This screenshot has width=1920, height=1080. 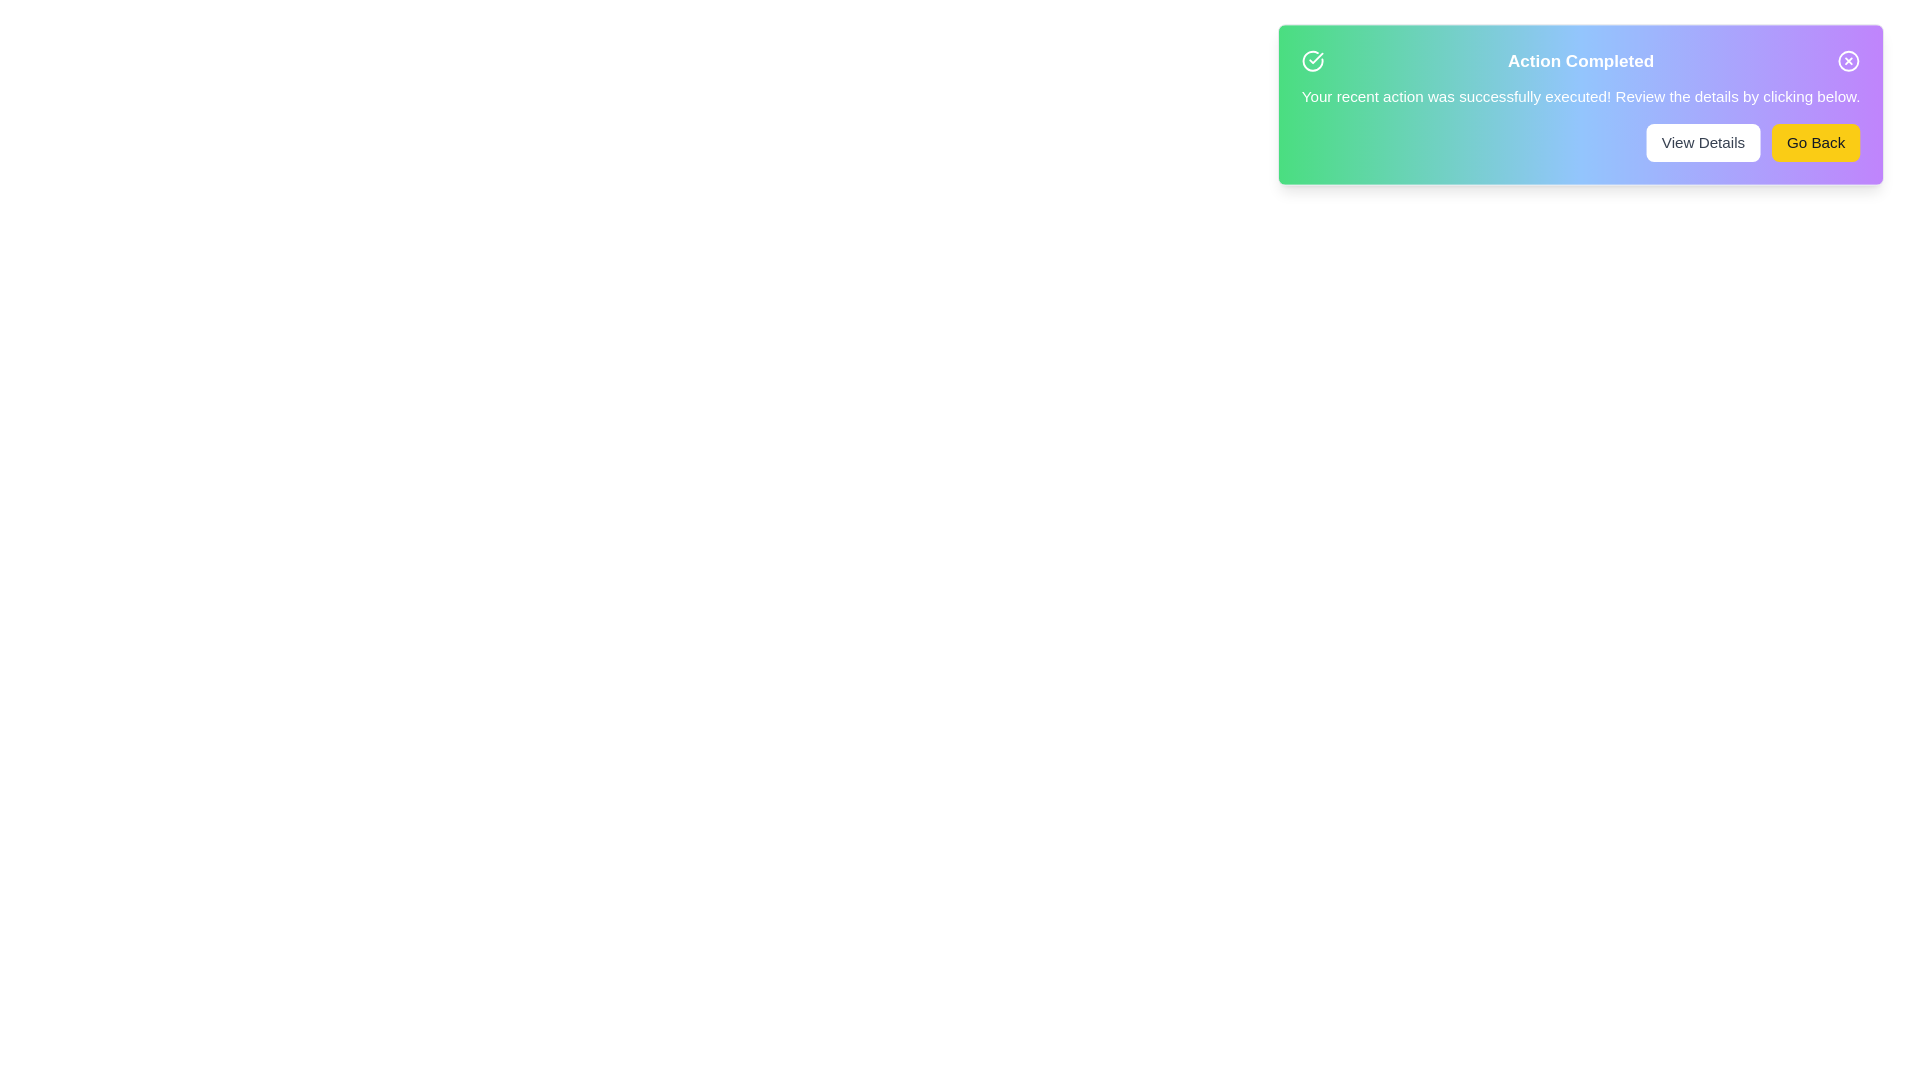 I want to click on the gradient background of the alert, so click(x=1578, y=104).